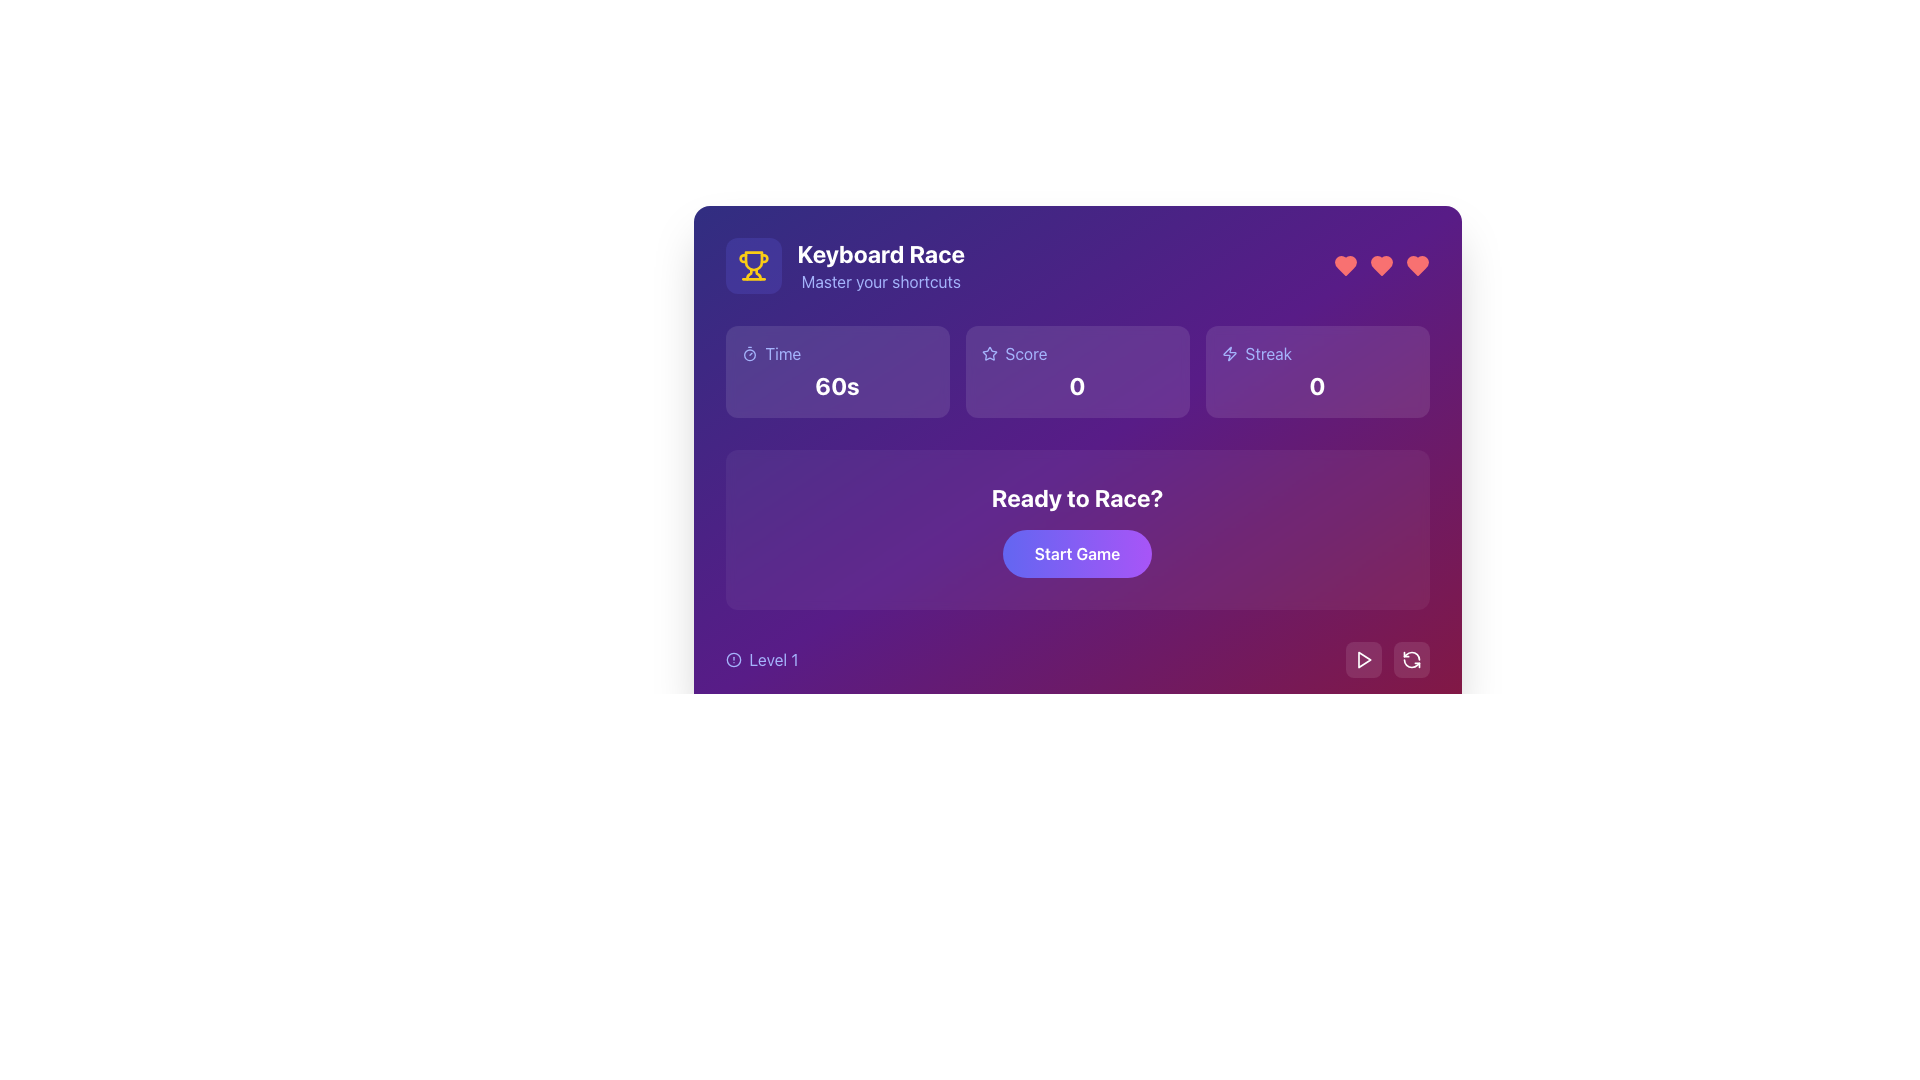 The height and width of the screenshot is (1080, 1920). I want to click on the Text label that displays the current streak count, located within the 'Streak' card in the top-right quadrant of the interface, so click(1317, 385).